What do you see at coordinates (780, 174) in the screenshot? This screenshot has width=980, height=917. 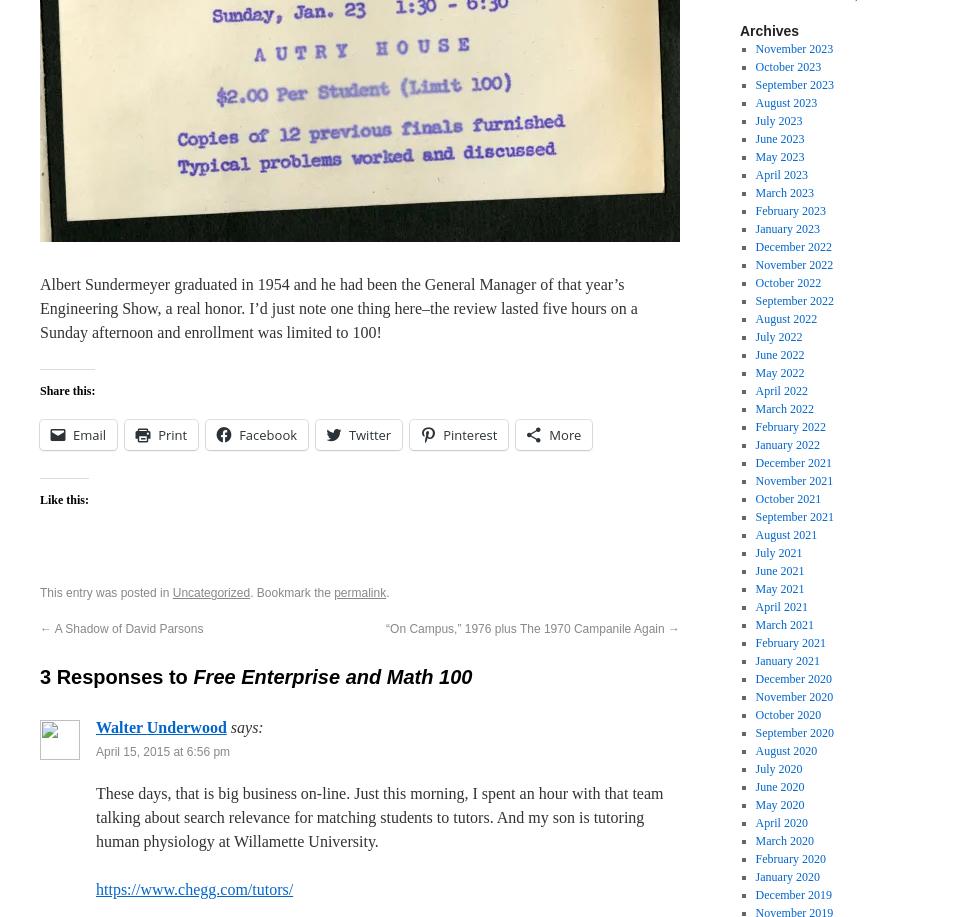 I see `'April 2023'` at bounding box center [780, 174].